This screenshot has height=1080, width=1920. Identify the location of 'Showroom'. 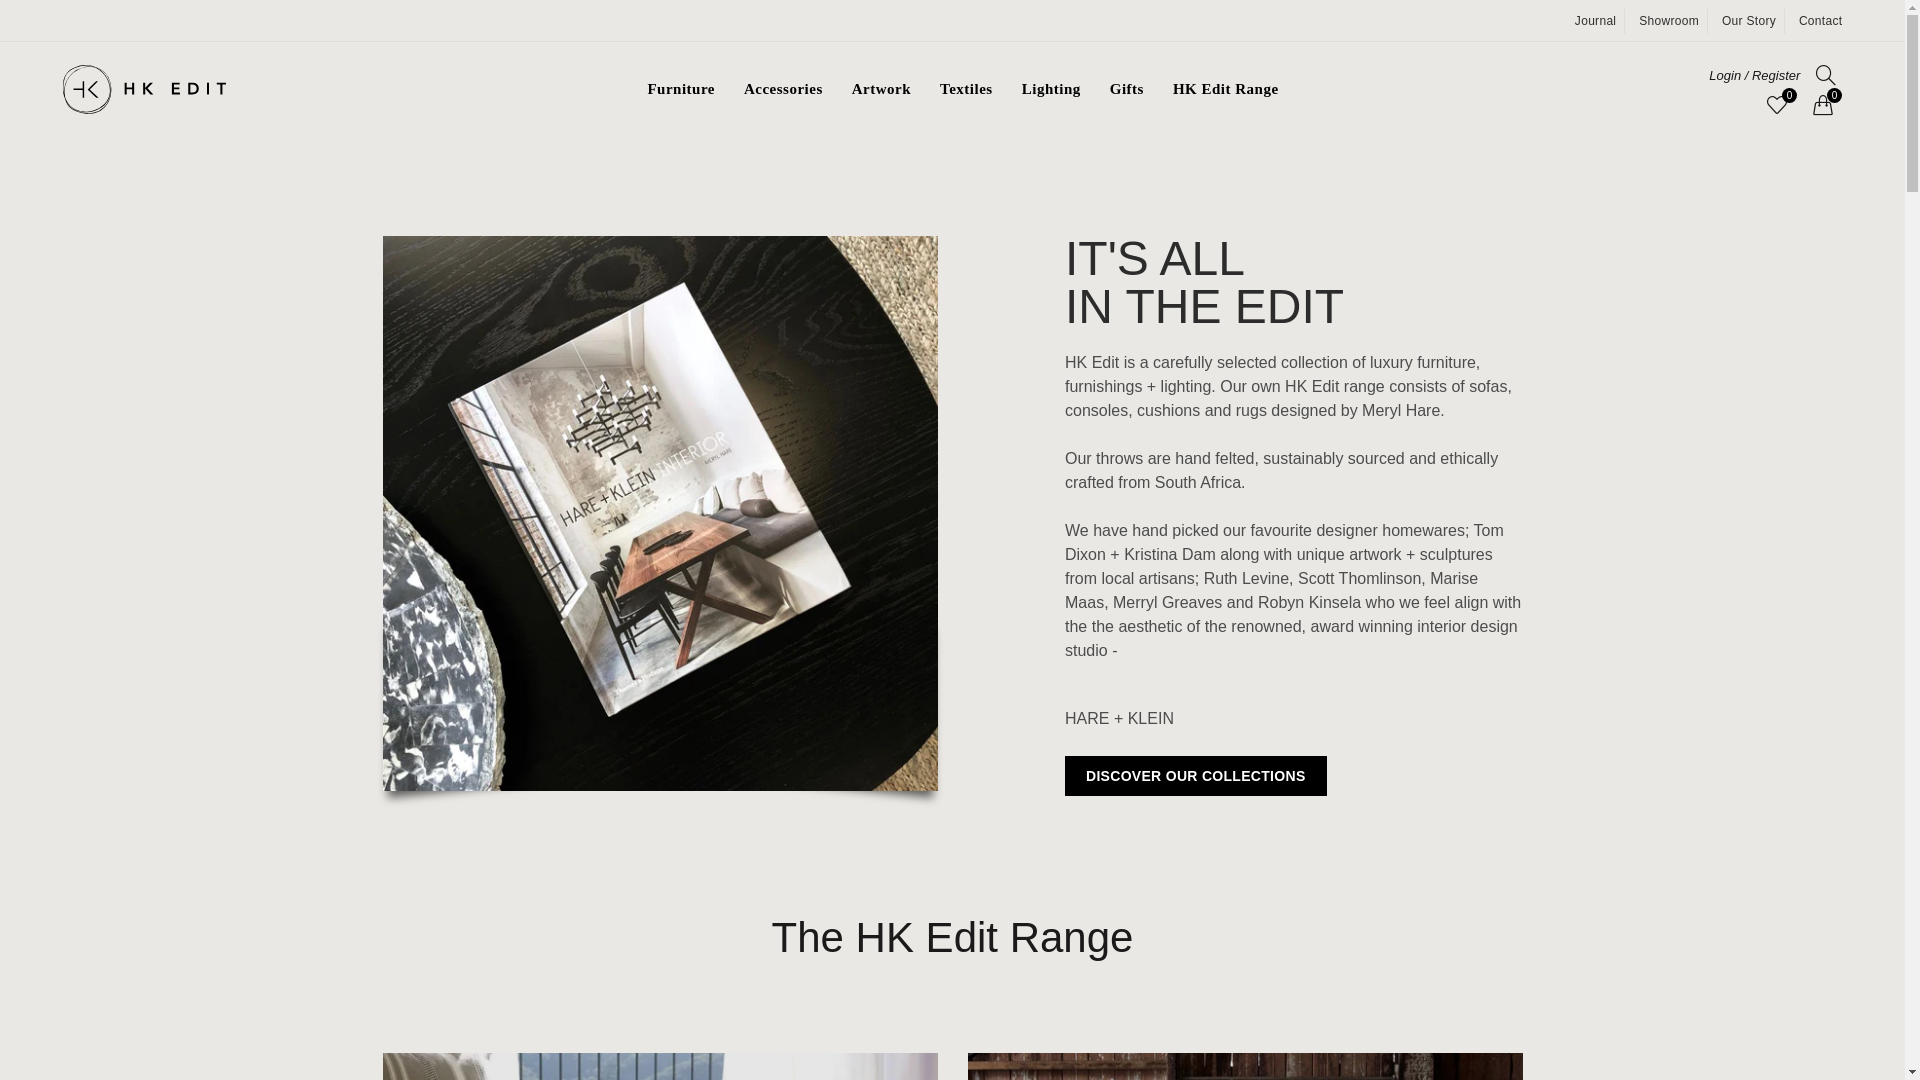
(1669, 20).